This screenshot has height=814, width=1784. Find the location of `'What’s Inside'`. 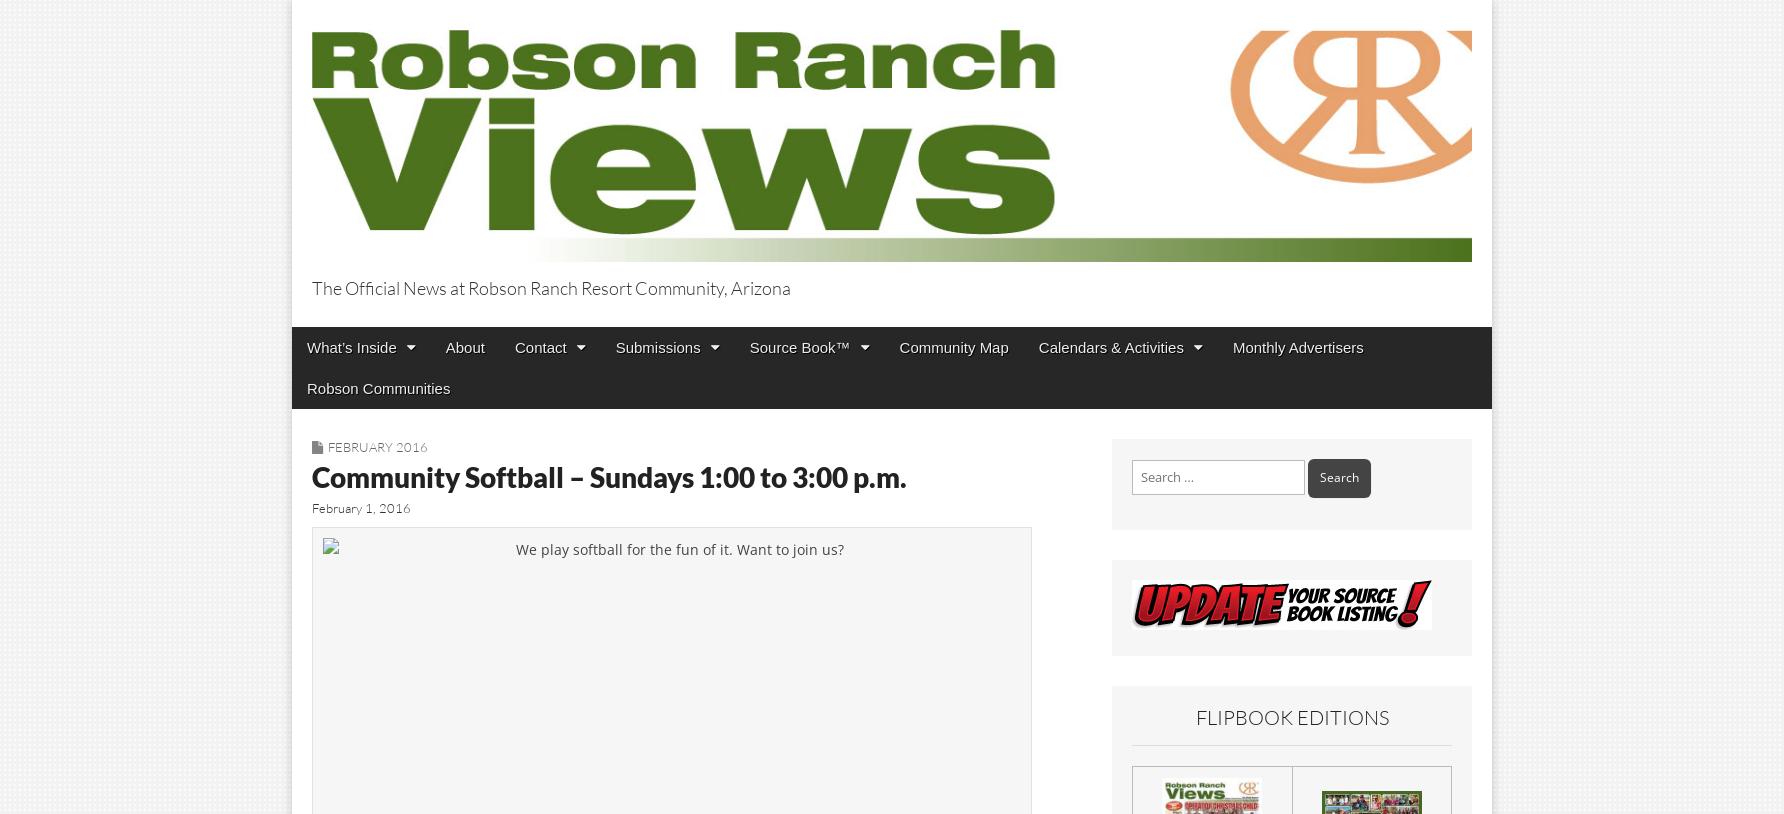

'What’s Inside' is located at coordinates (307, 346).